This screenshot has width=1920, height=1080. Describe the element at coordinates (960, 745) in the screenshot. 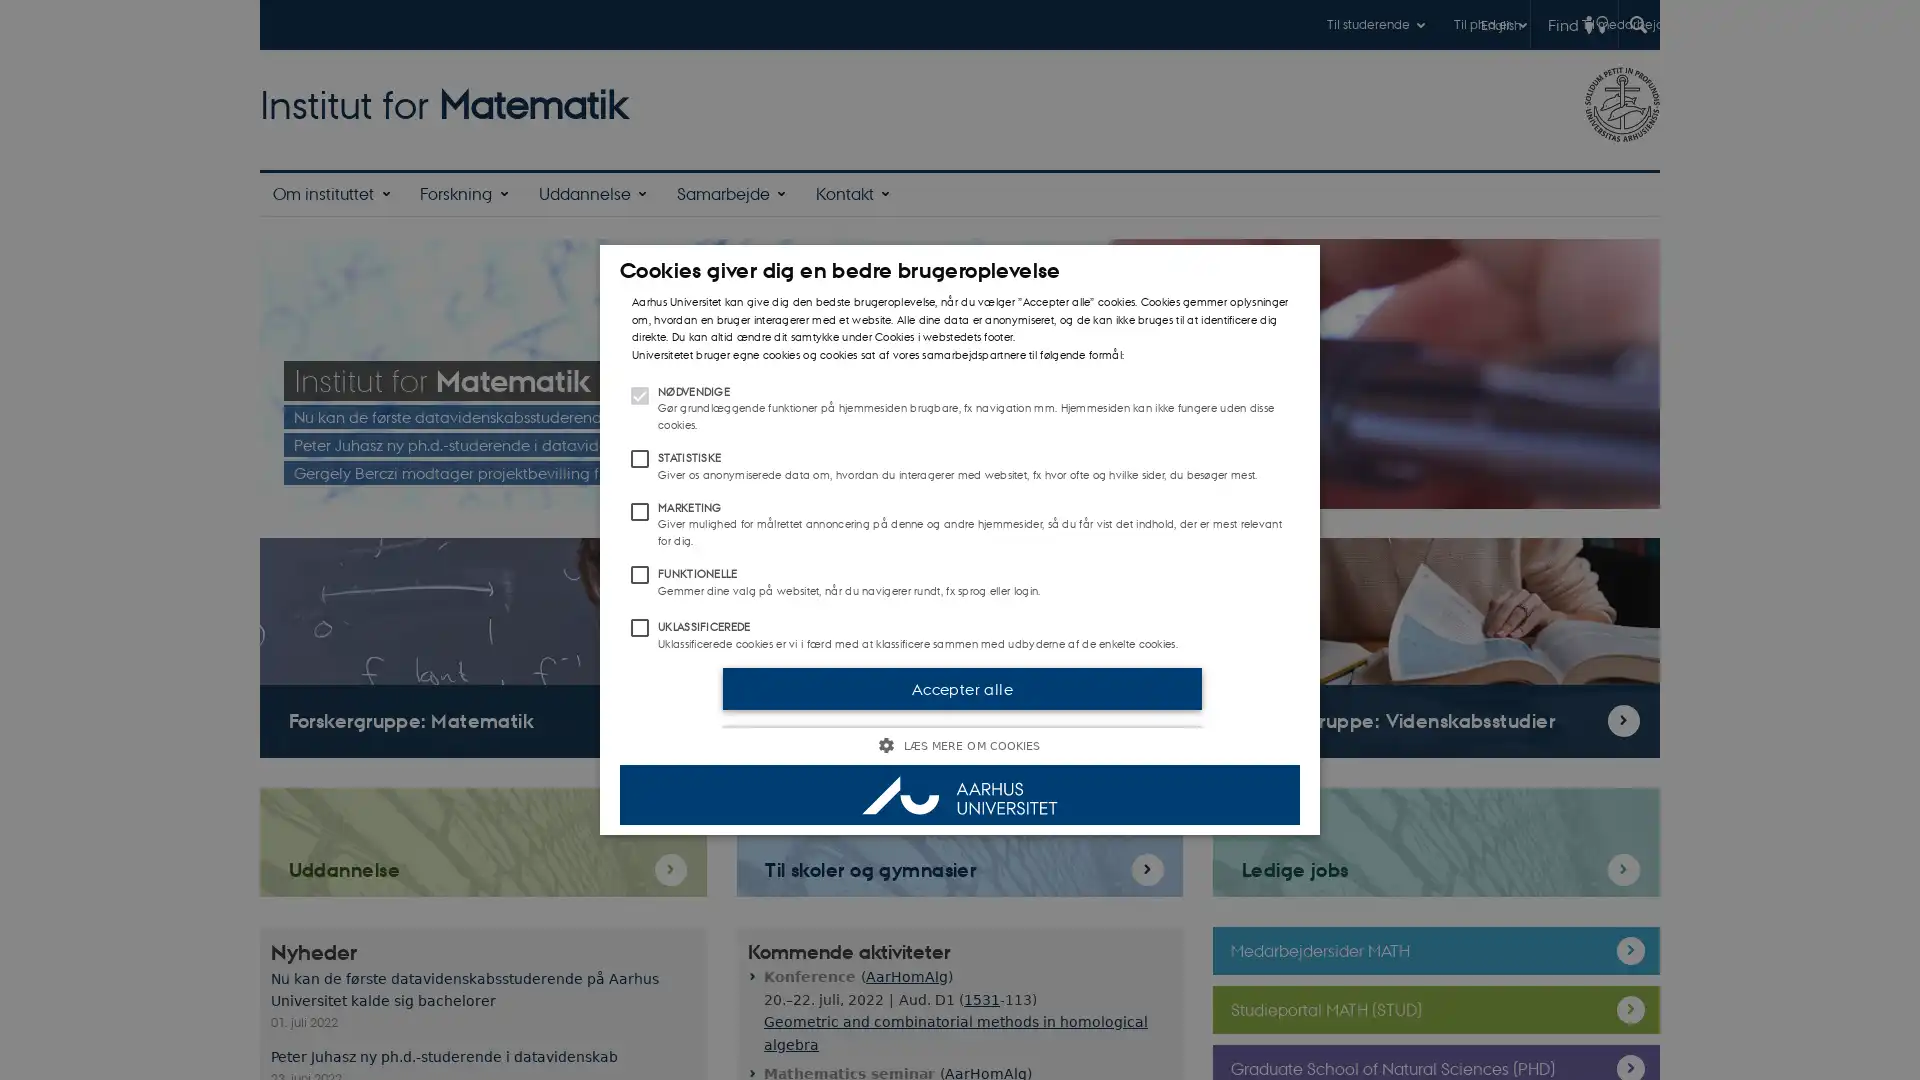

I see `LS MERE OM COOKIES` at that location.